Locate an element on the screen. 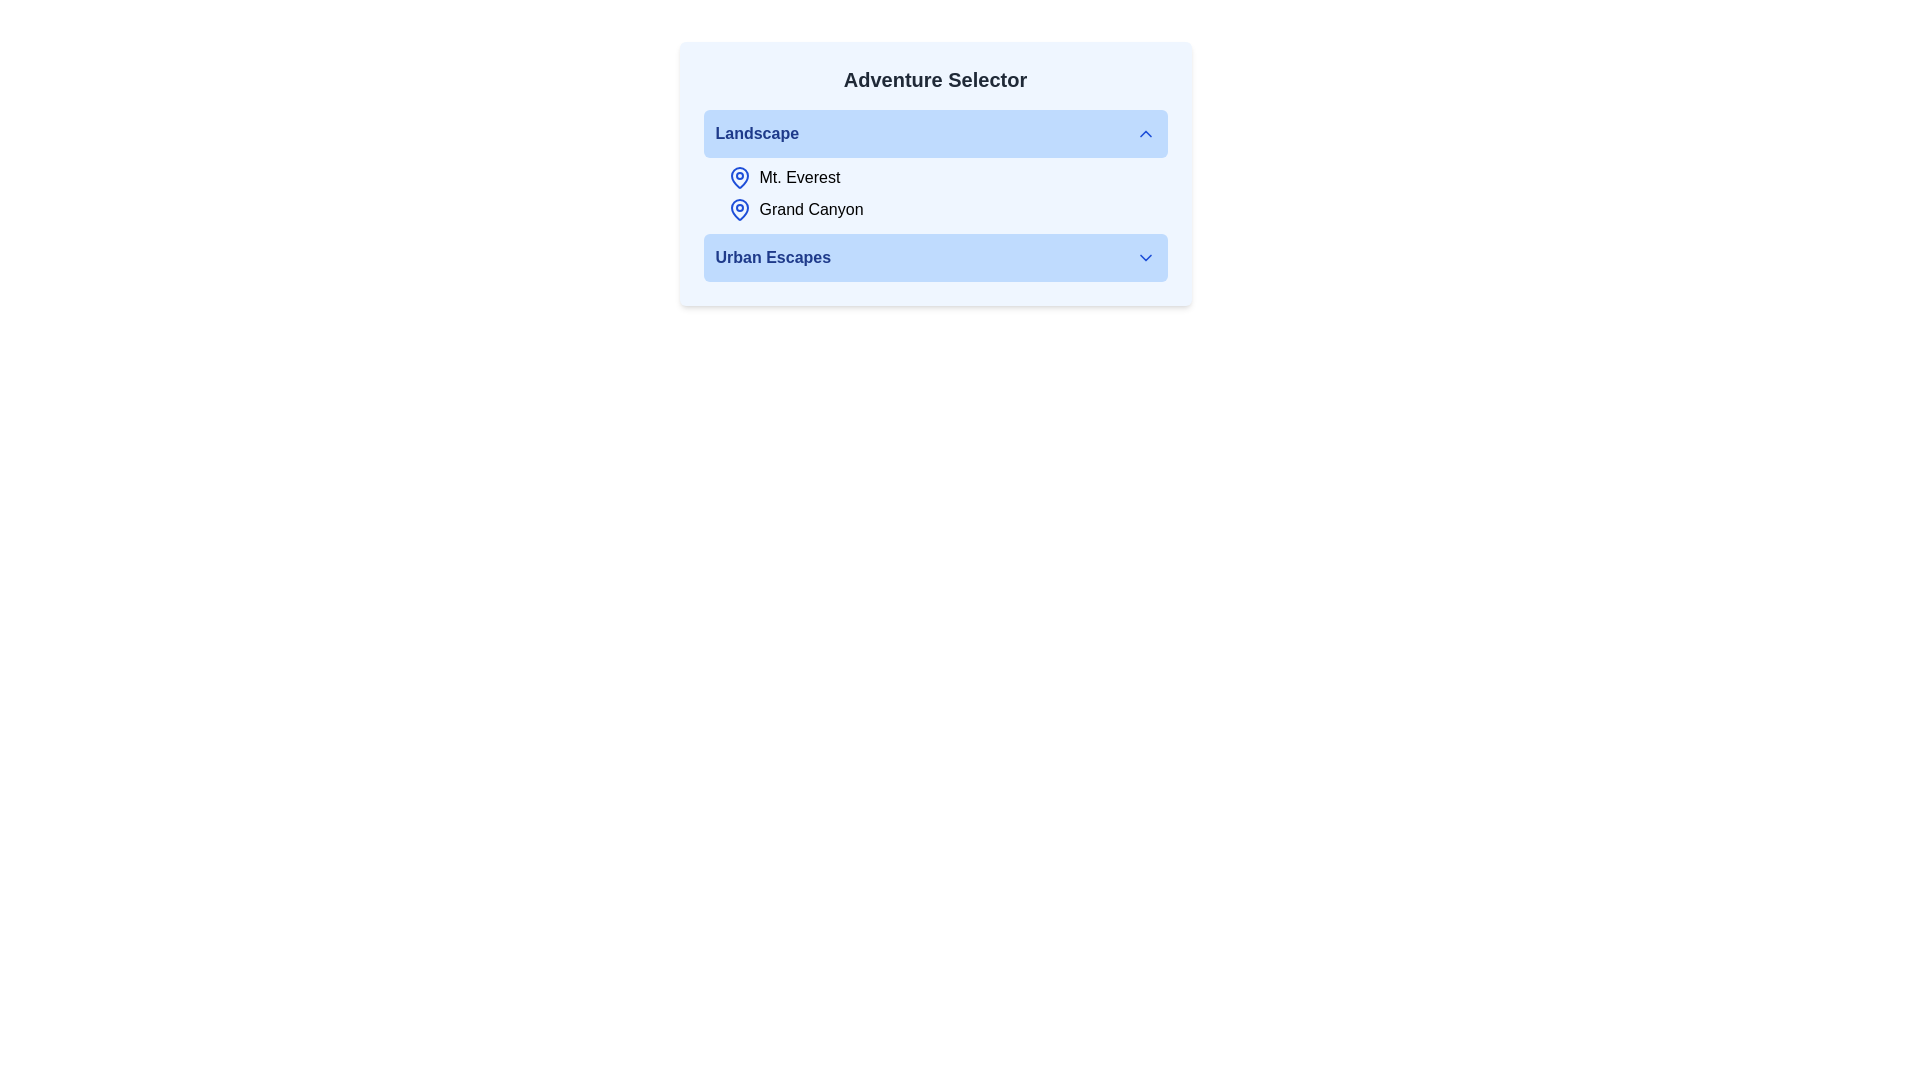 The image size is (1920, 1080). the blue map pin icon that denotes locations, positioned to the left of the text 'Grand Canyon' in the 'Landscape' section of the 'Adventure Selector' is located at coordinates (738, 209).